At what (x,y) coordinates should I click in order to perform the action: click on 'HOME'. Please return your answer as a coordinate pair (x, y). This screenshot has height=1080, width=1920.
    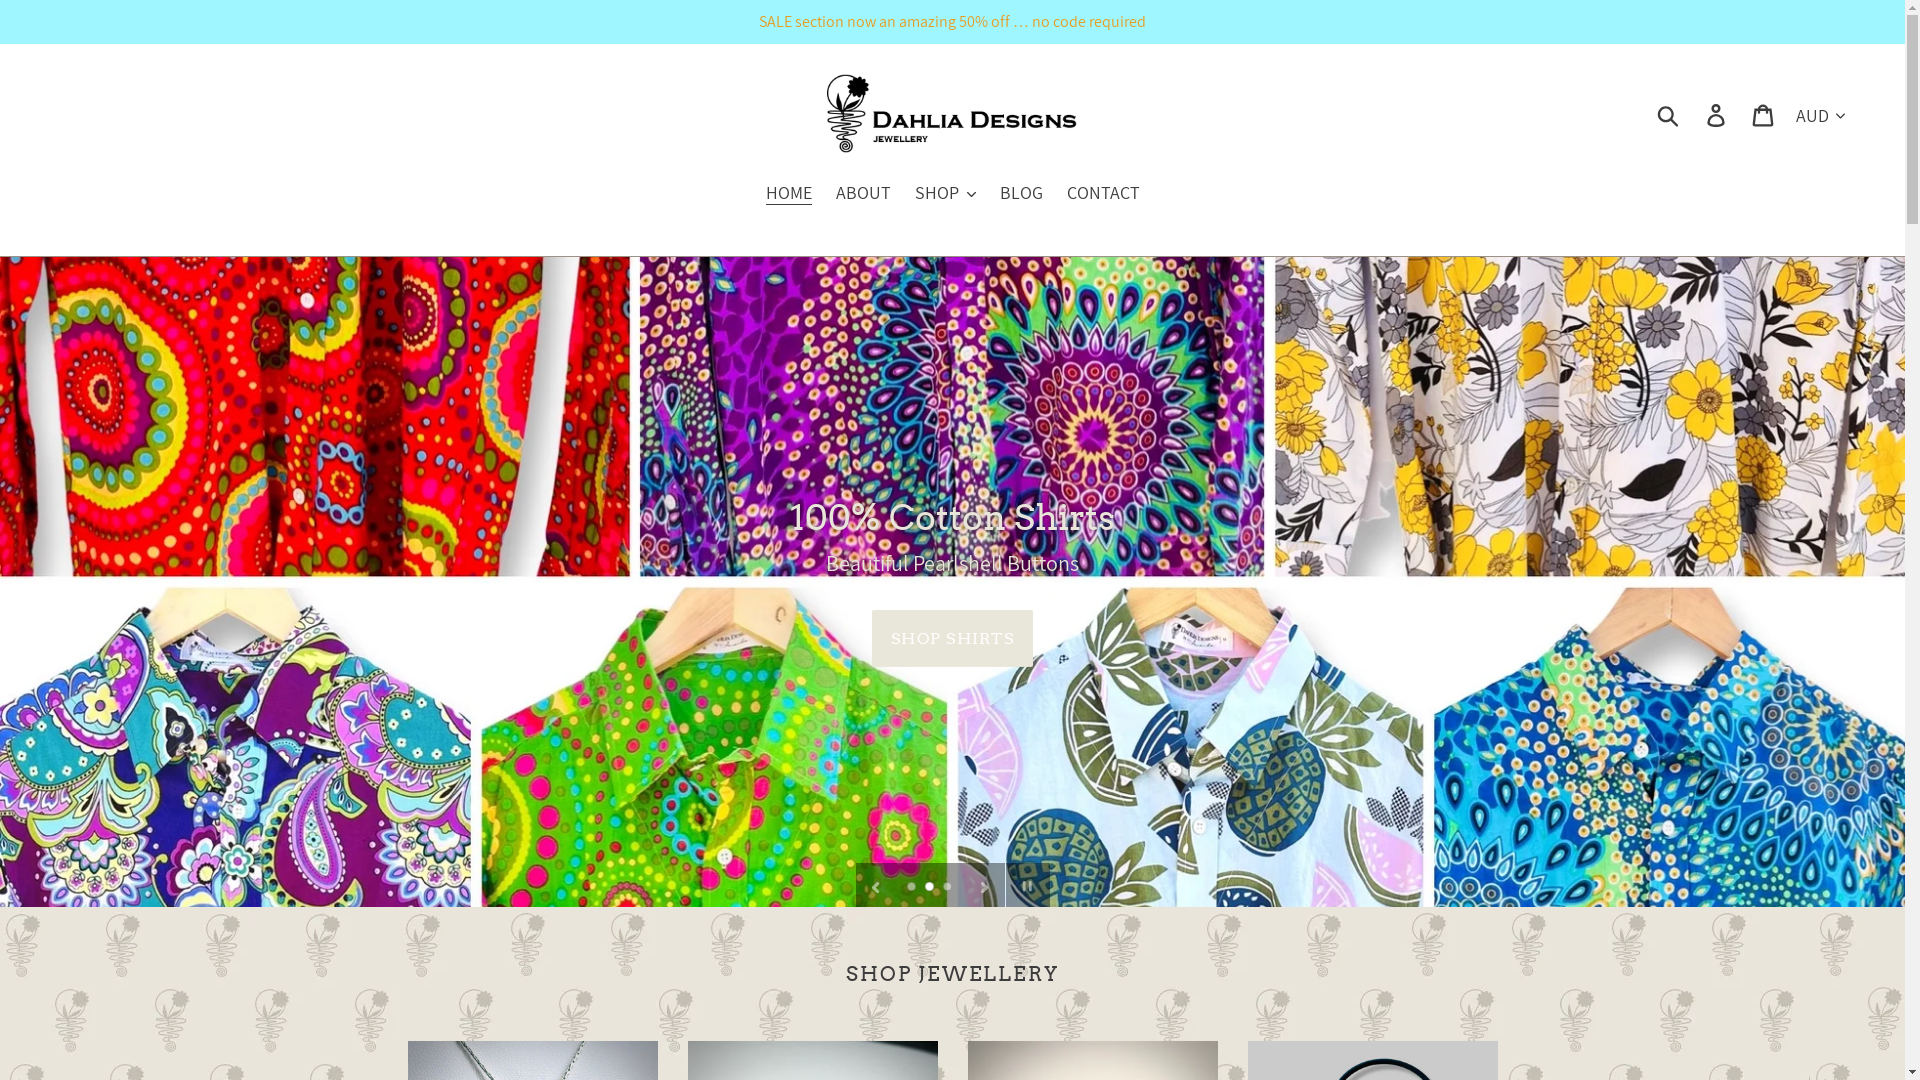
    Looking at the image, I should click on (754, 193).